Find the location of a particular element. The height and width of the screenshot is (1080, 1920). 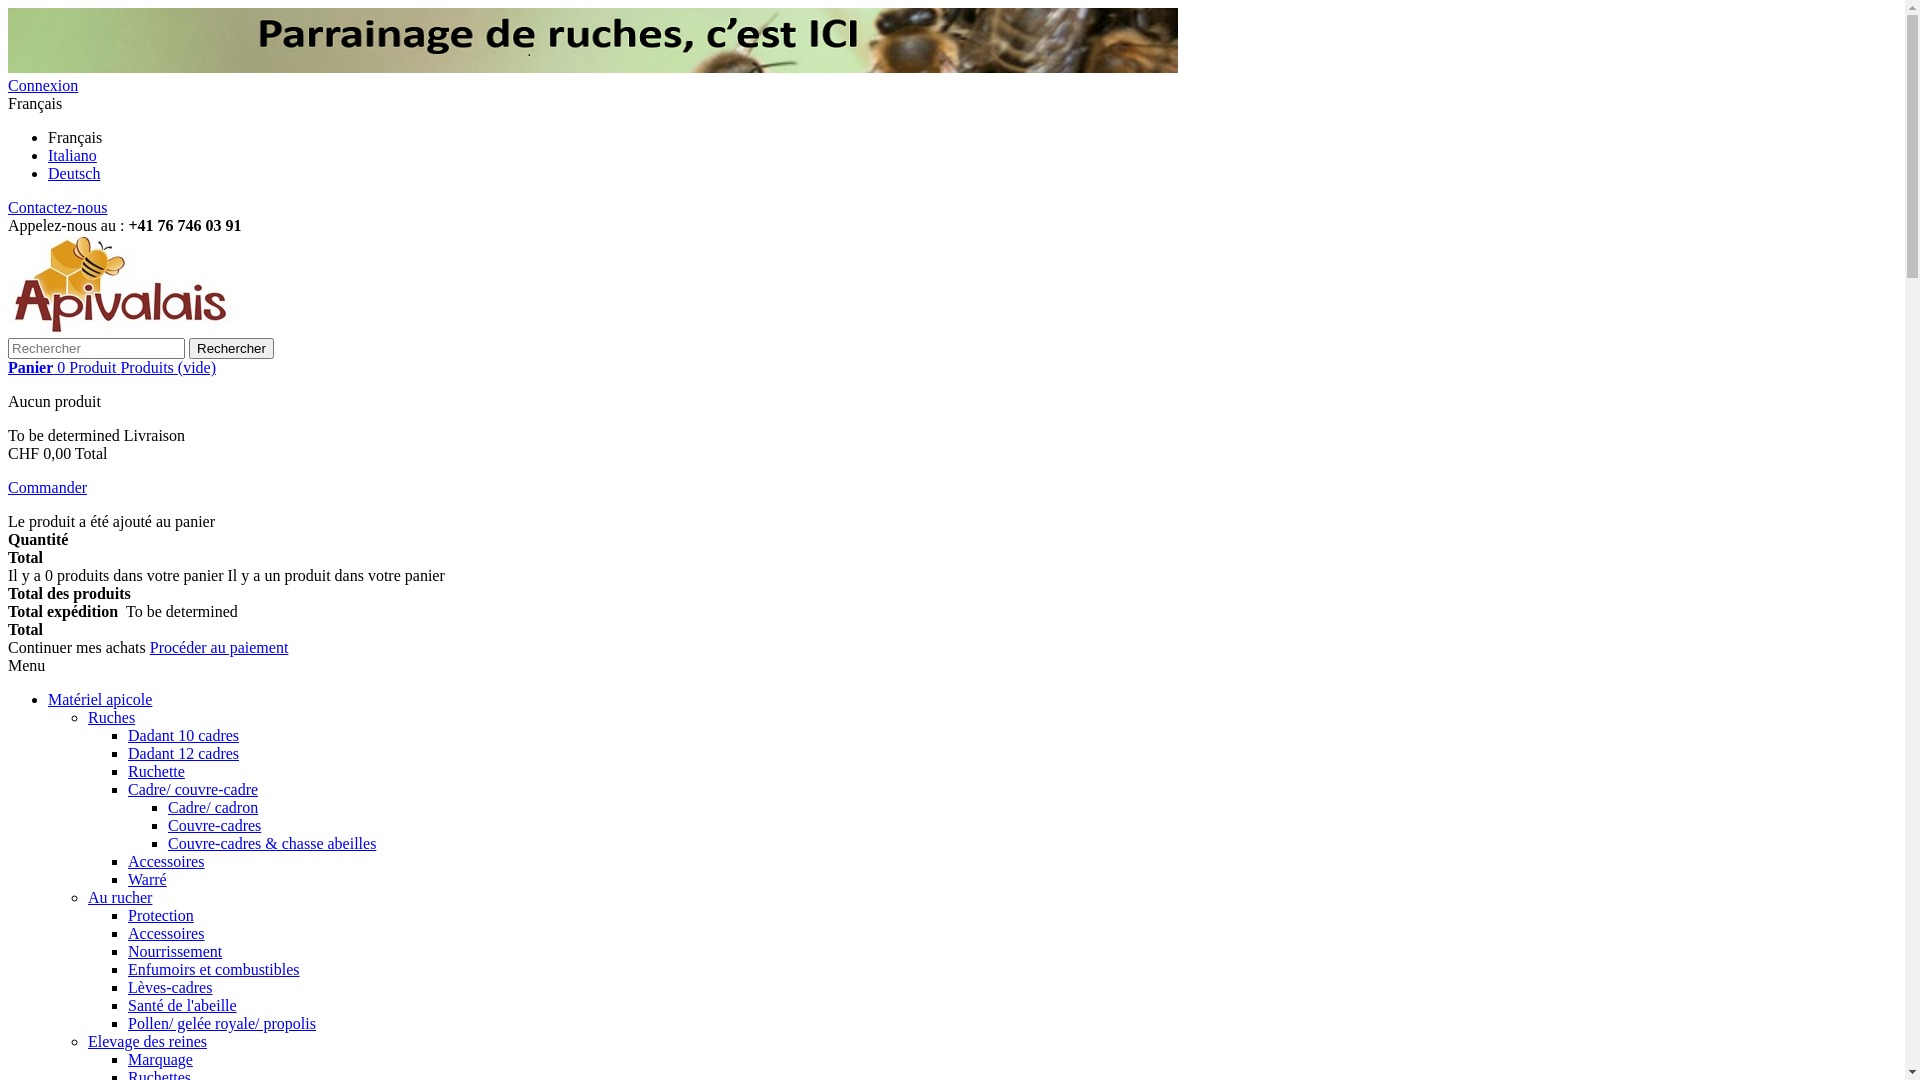

'Elevage des reines' is located at coordinates (146, 1040).